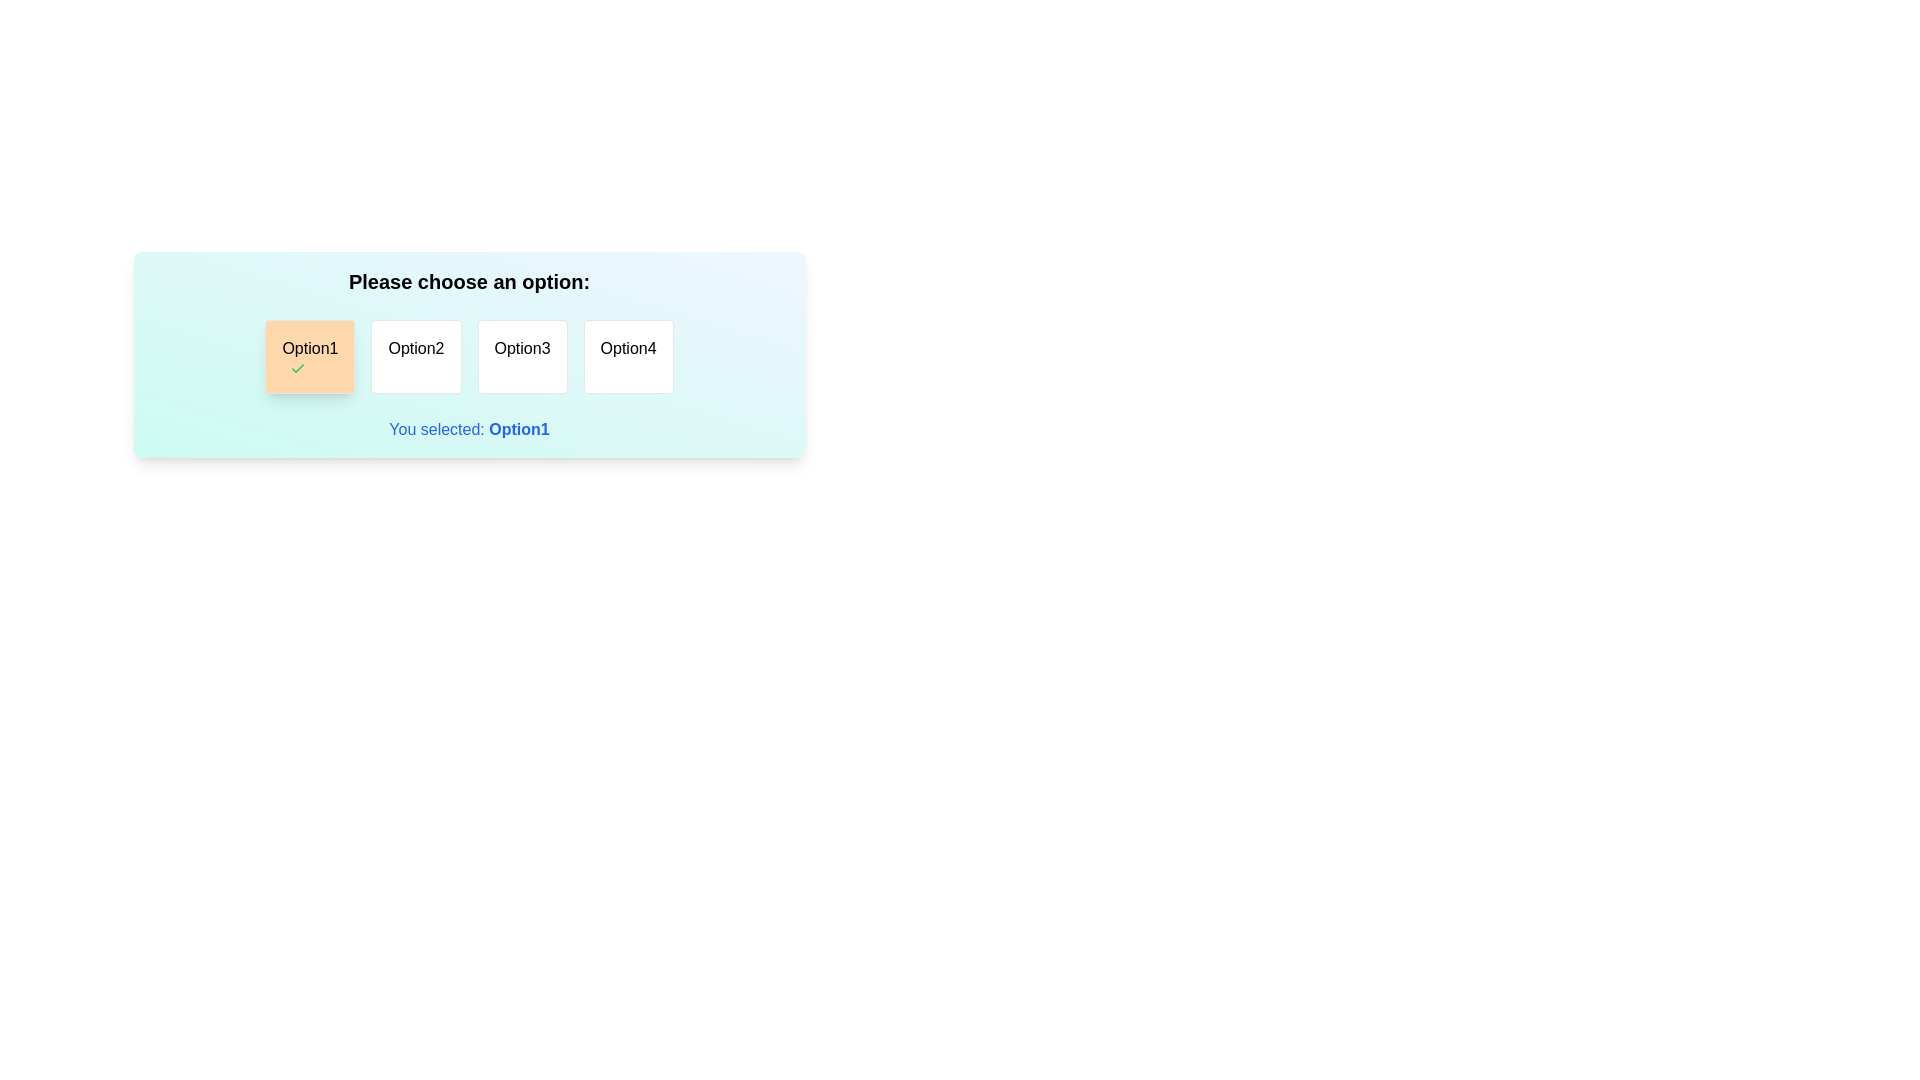  What do you see at coordinates (627, 347) in the screenshot?
I see `the fourth text label option in the multiple-choice selection interface, which is located to the far right of the group labeled 'Please choose an option.'` at bounding box center [627, 347].